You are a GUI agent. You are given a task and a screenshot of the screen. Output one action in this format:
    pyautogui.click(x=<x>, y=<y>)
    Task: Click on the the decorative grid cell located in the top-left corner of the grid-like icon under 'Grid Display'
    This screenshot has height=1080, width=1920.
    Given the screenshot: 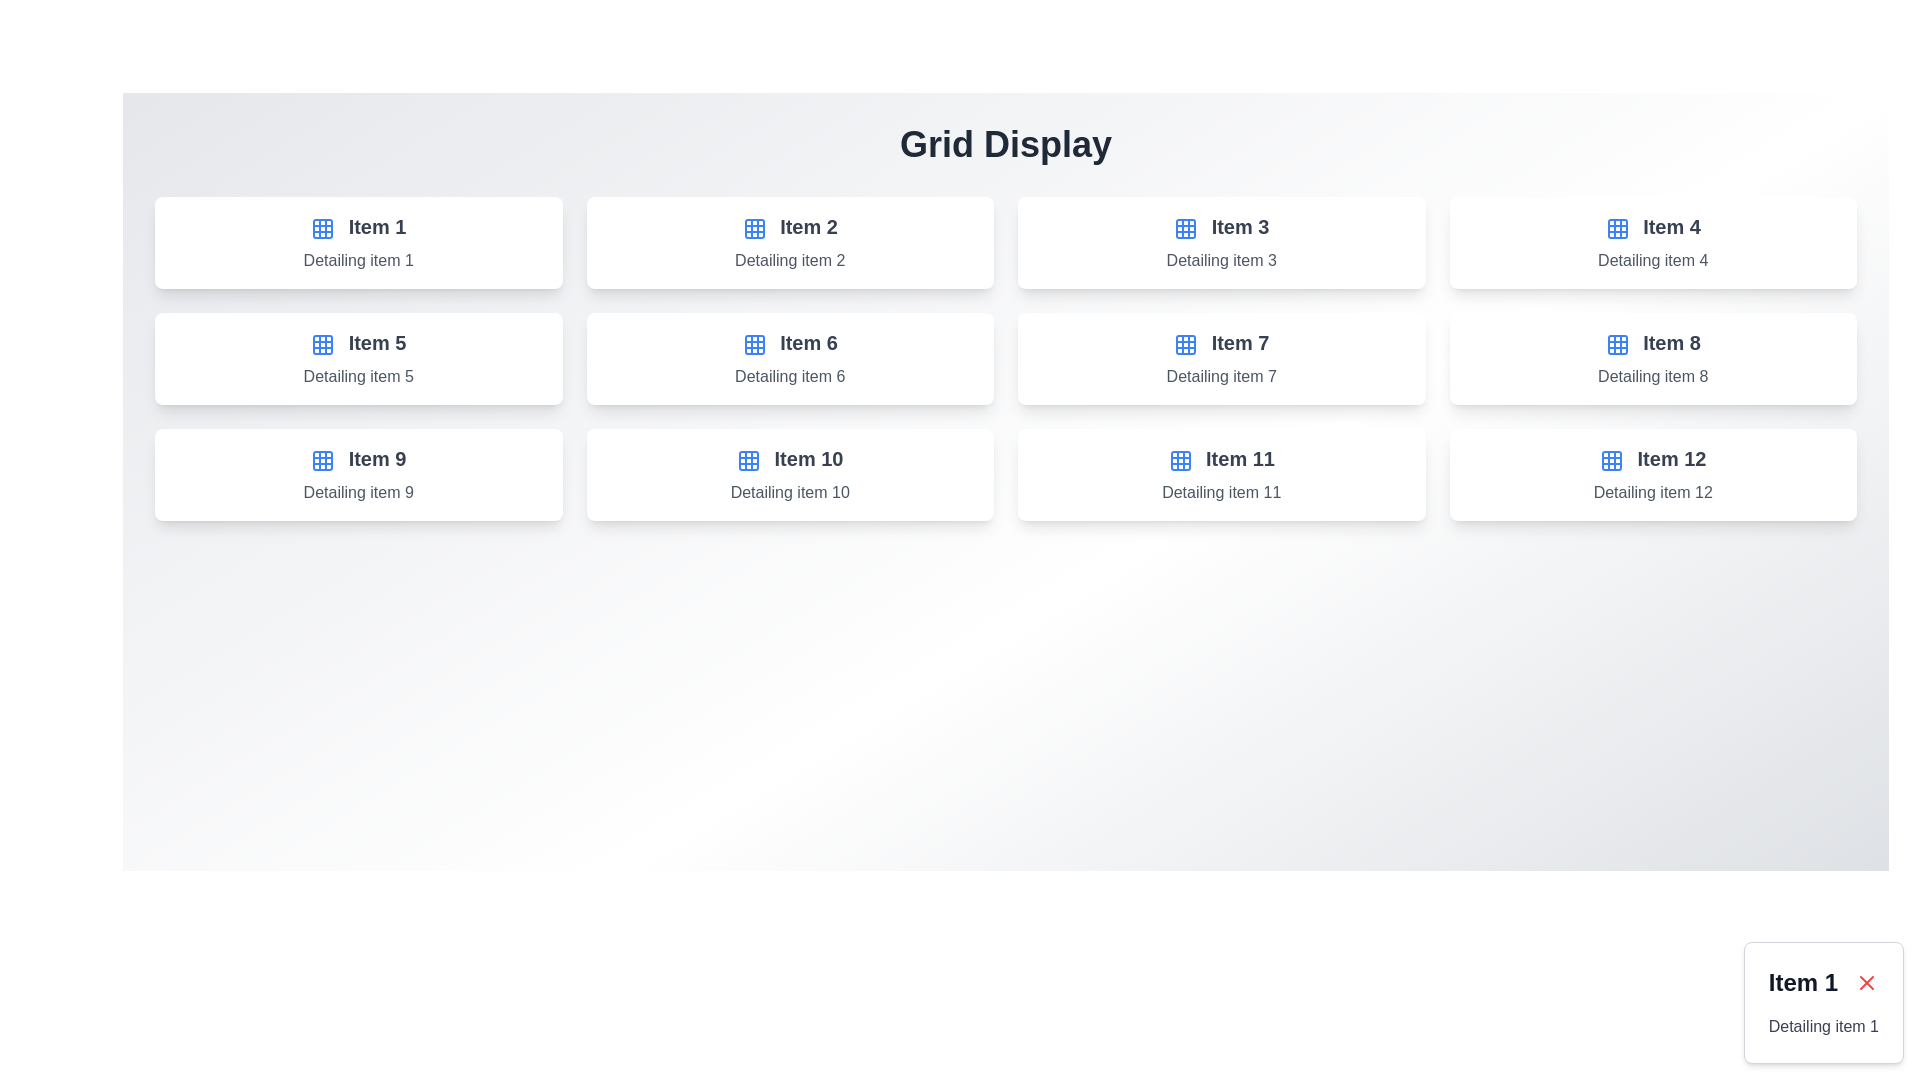 What is the action you would take?
    pyautogui.click(x=323, y=227)
    